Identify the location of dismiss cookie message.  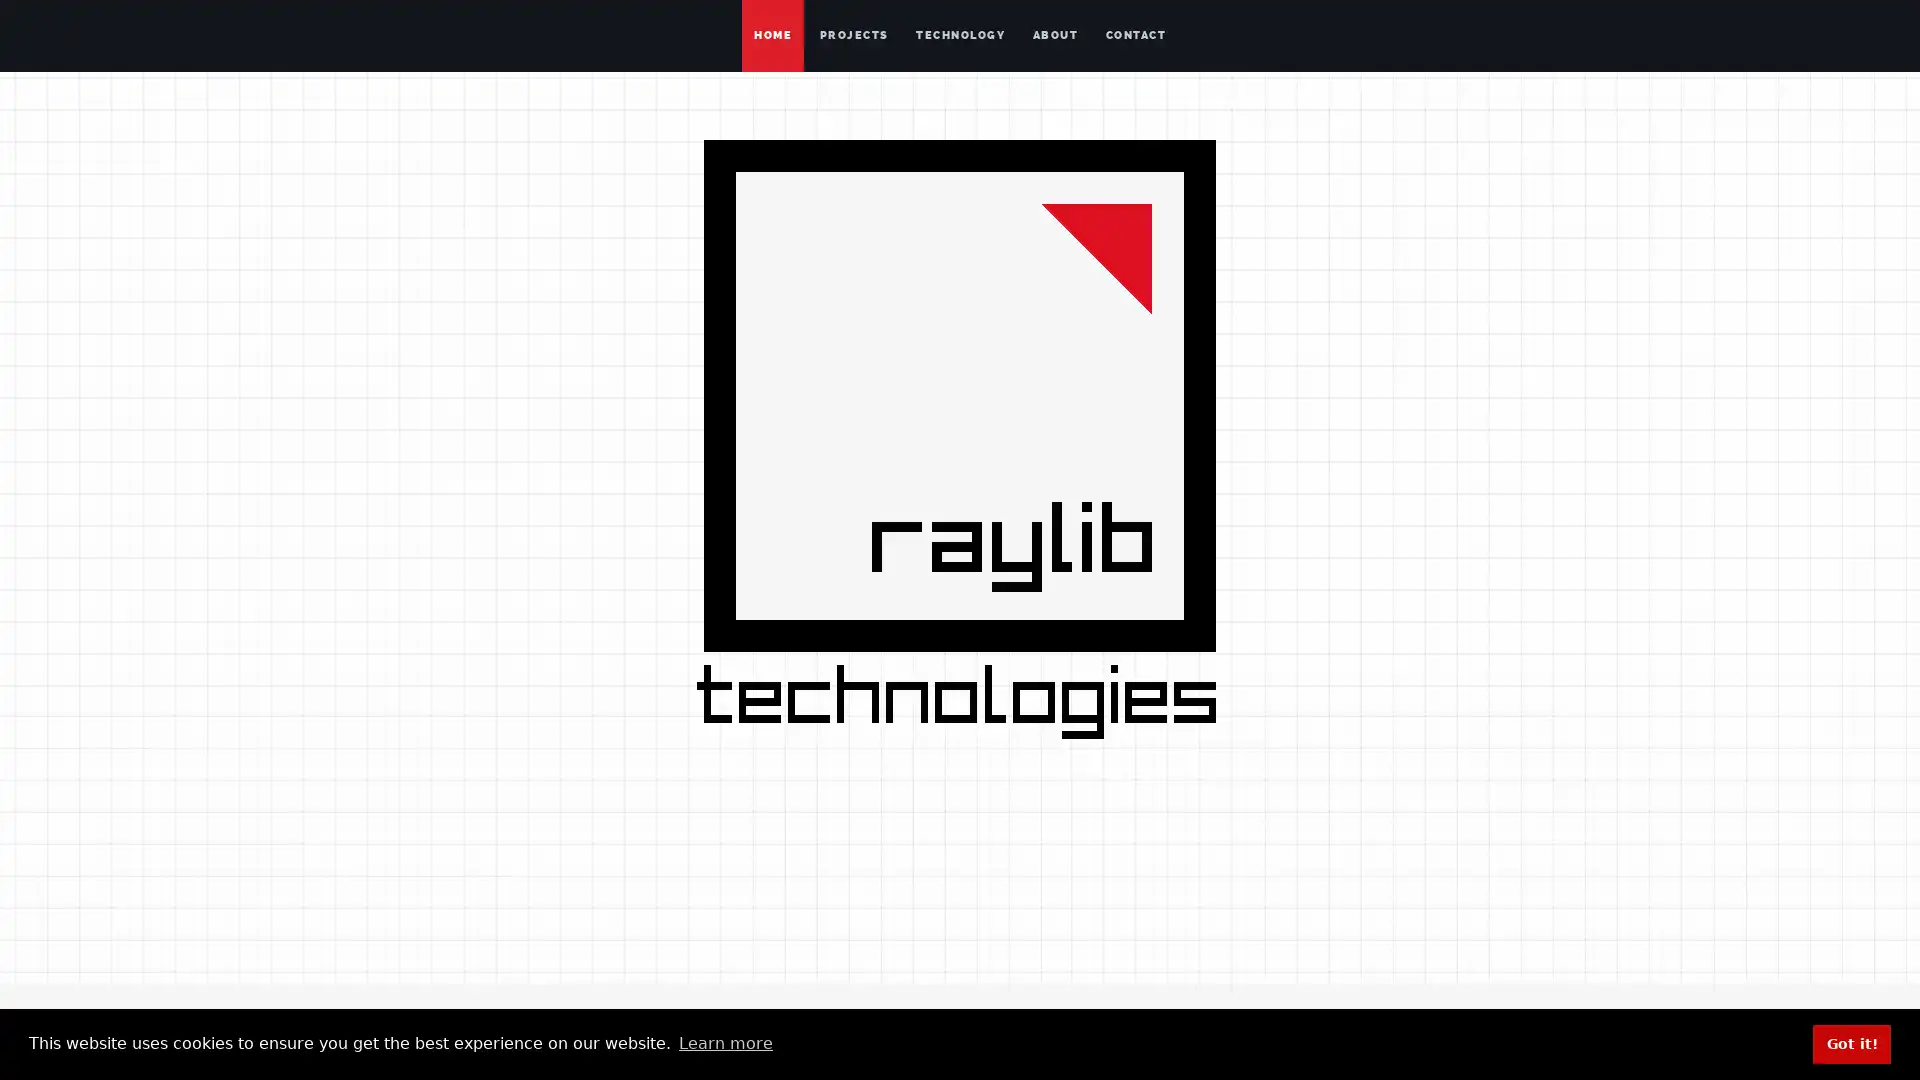
(1851, 1043).